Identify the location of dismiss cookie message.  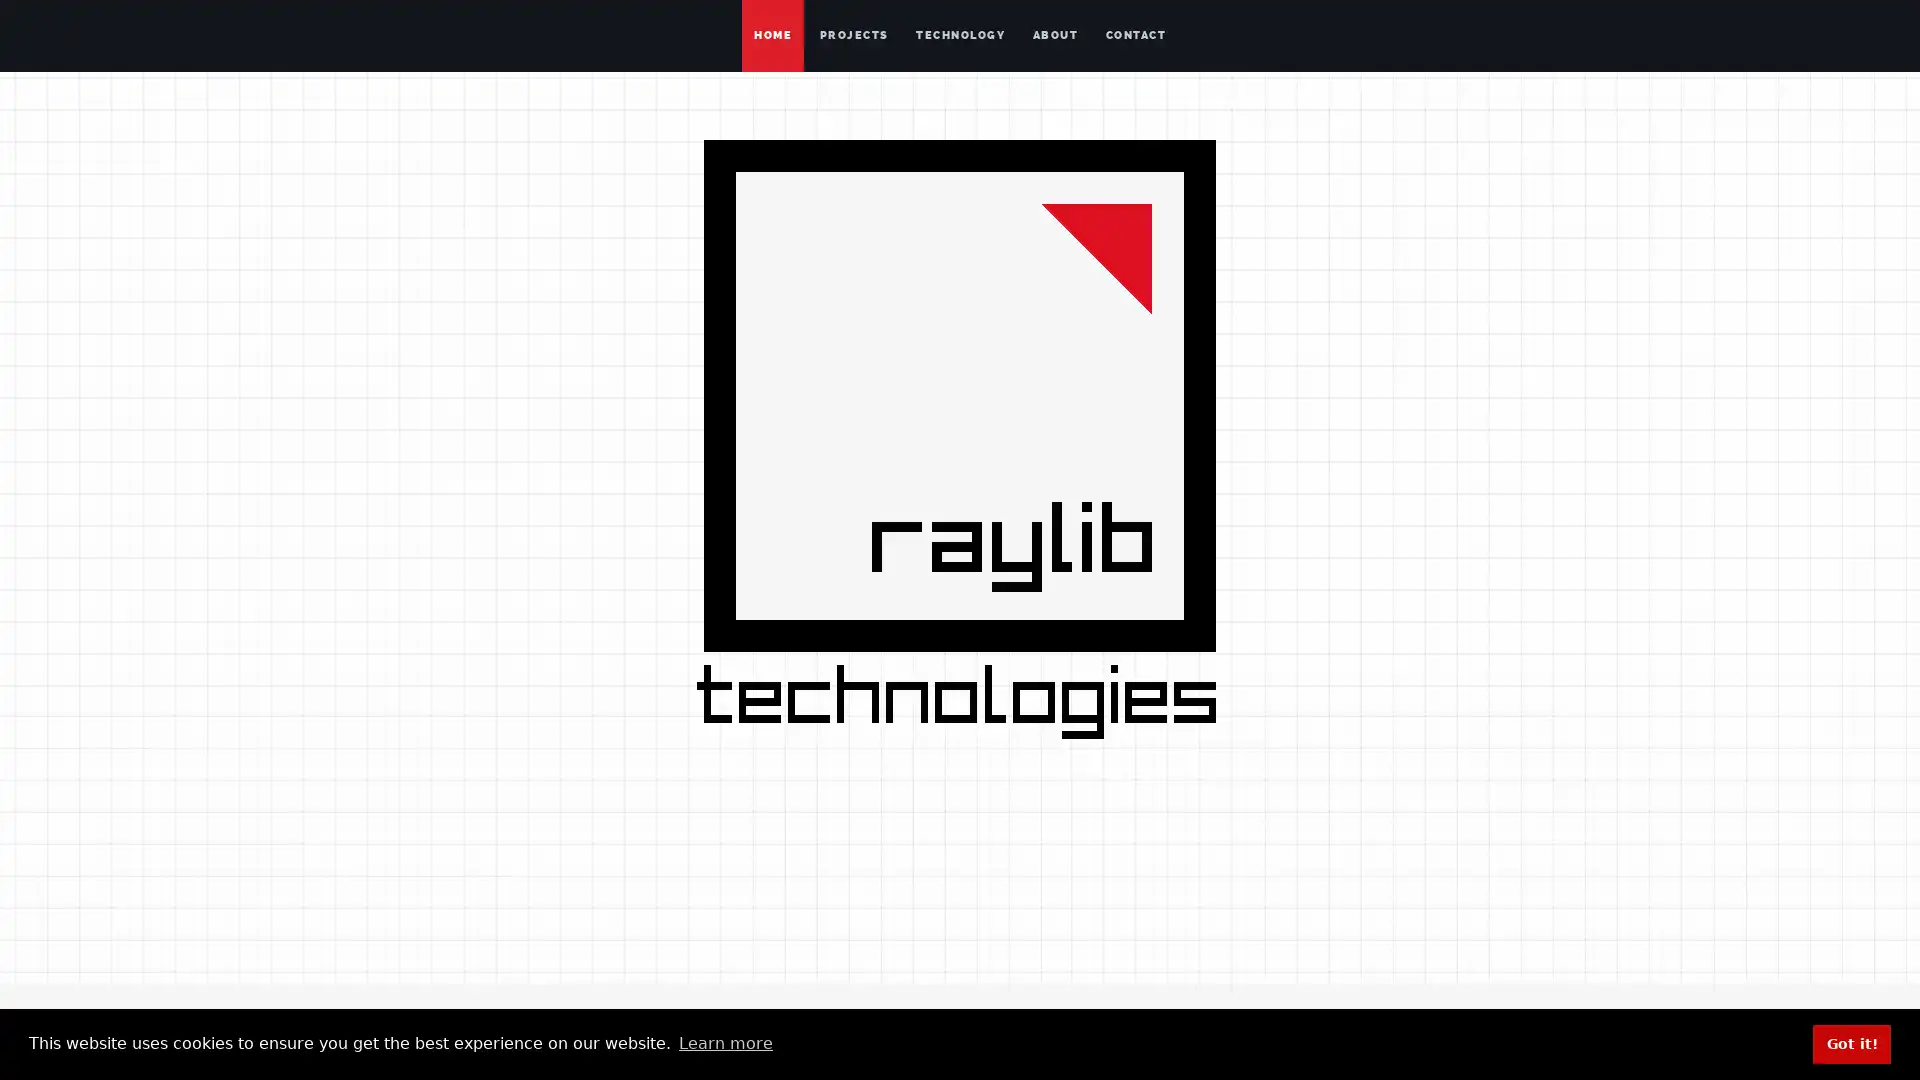
(1851, 1043).